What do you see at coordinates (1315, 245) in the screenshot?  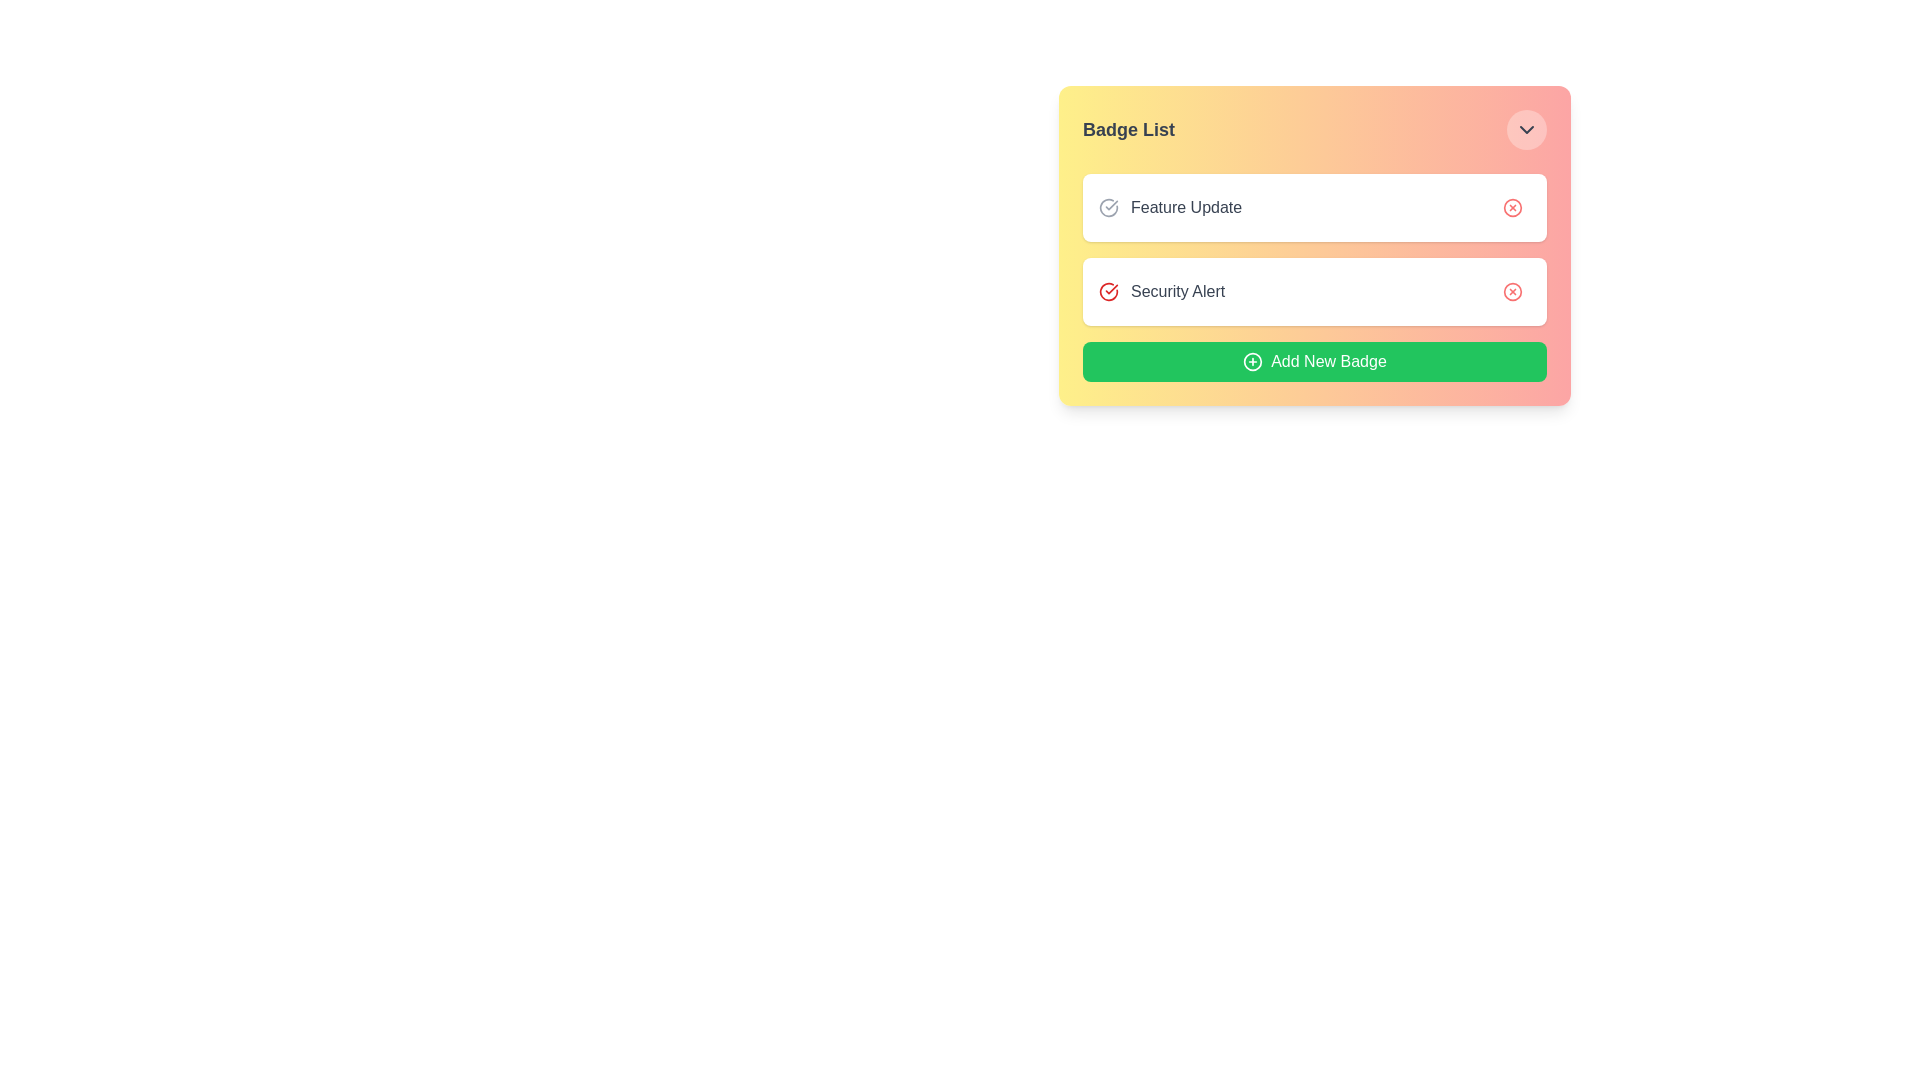 I see `the circle icon associated with the 'Feature Update' item in the Badge List, which is part of a composite widget containing a list and an 'Add New Badge' button` at bounding box center [1315, 245].